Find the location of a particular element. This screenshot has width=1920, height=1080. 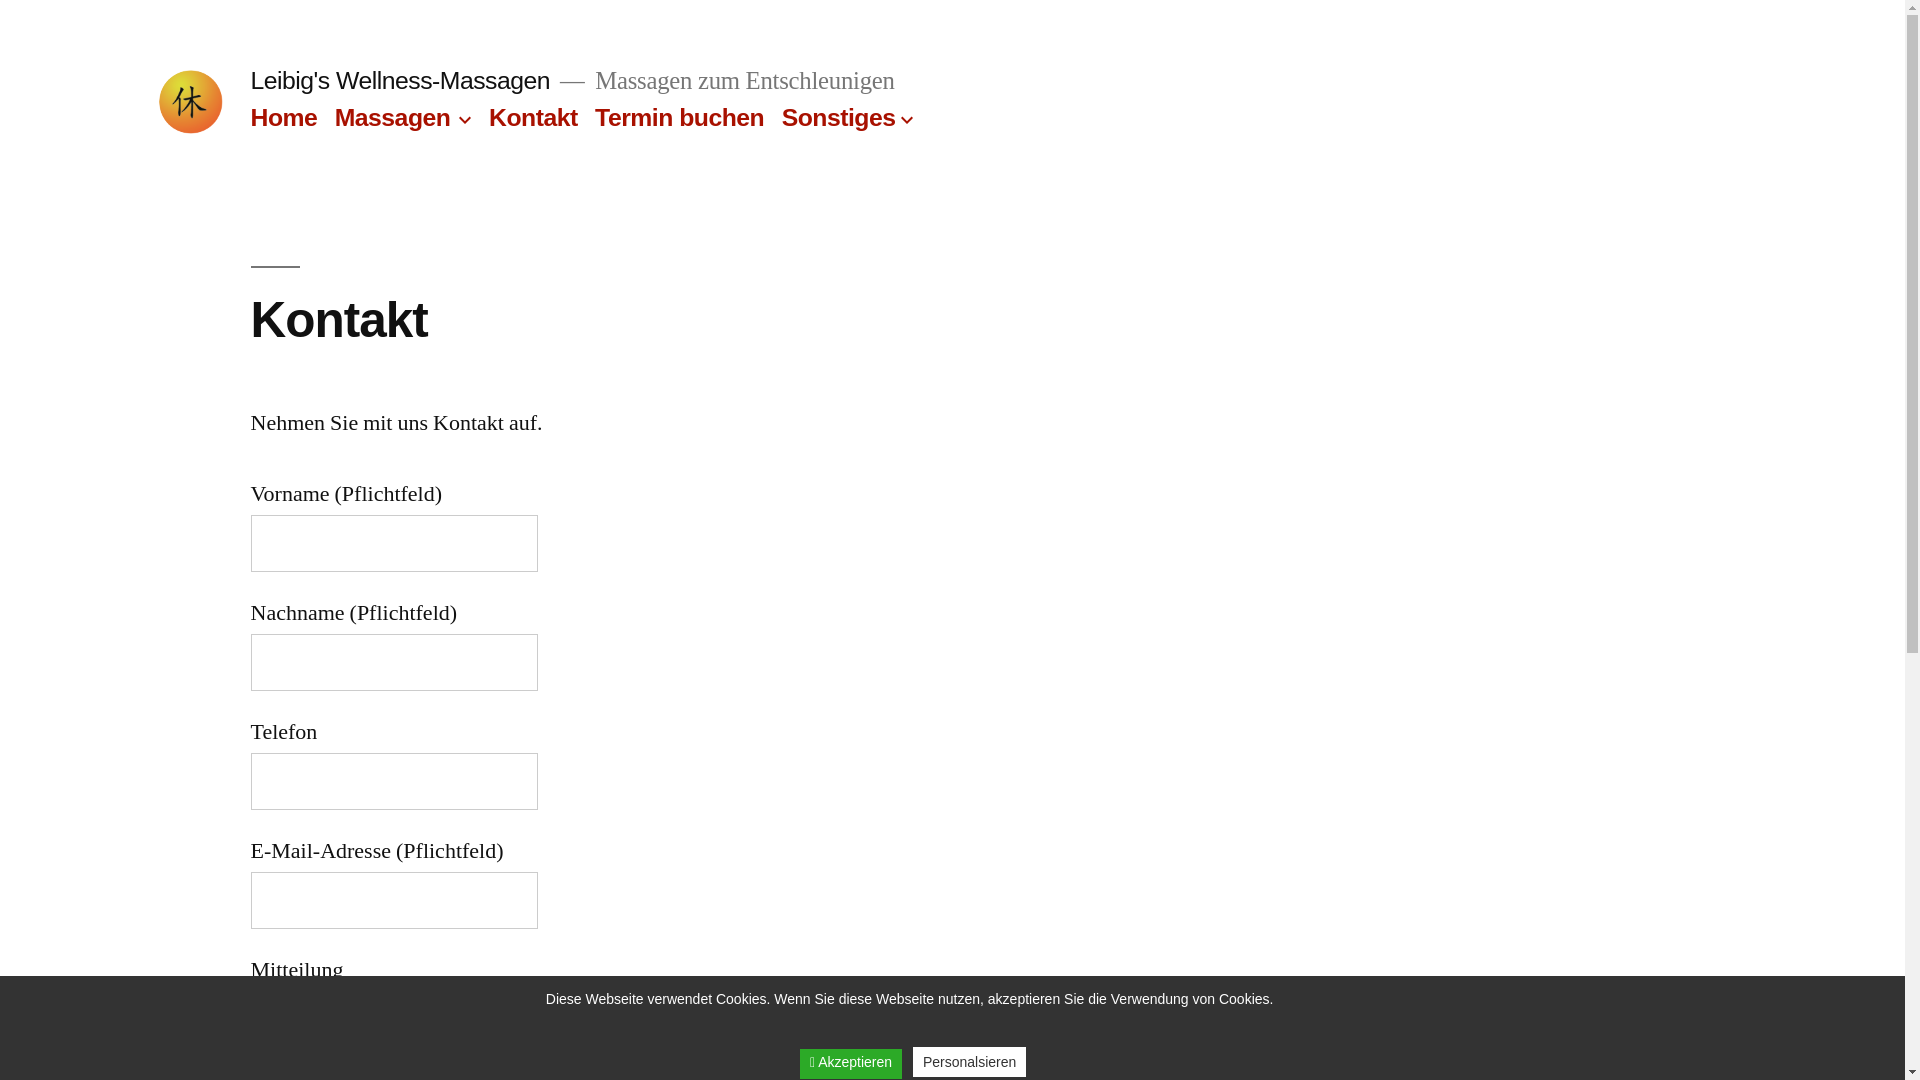

'Leibig's Wellness-Massagen' is located at coordinates (399, 79).